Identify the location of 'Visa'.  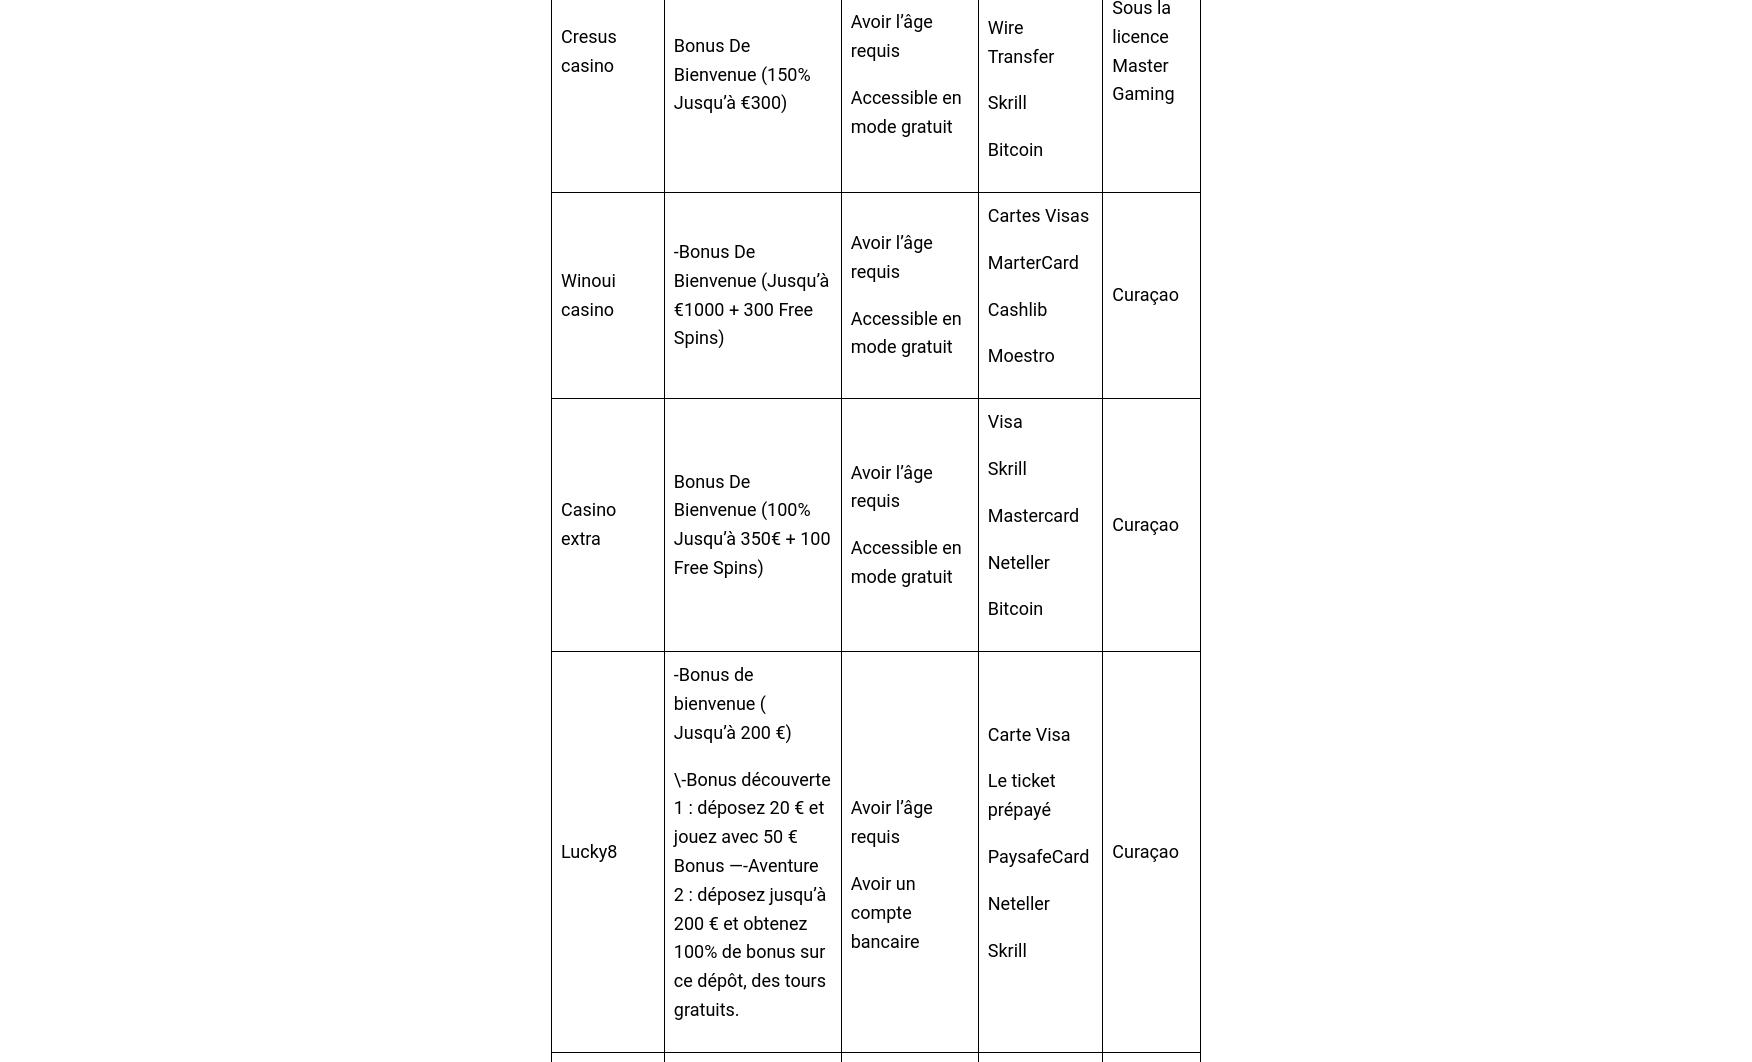
(1003, 420).